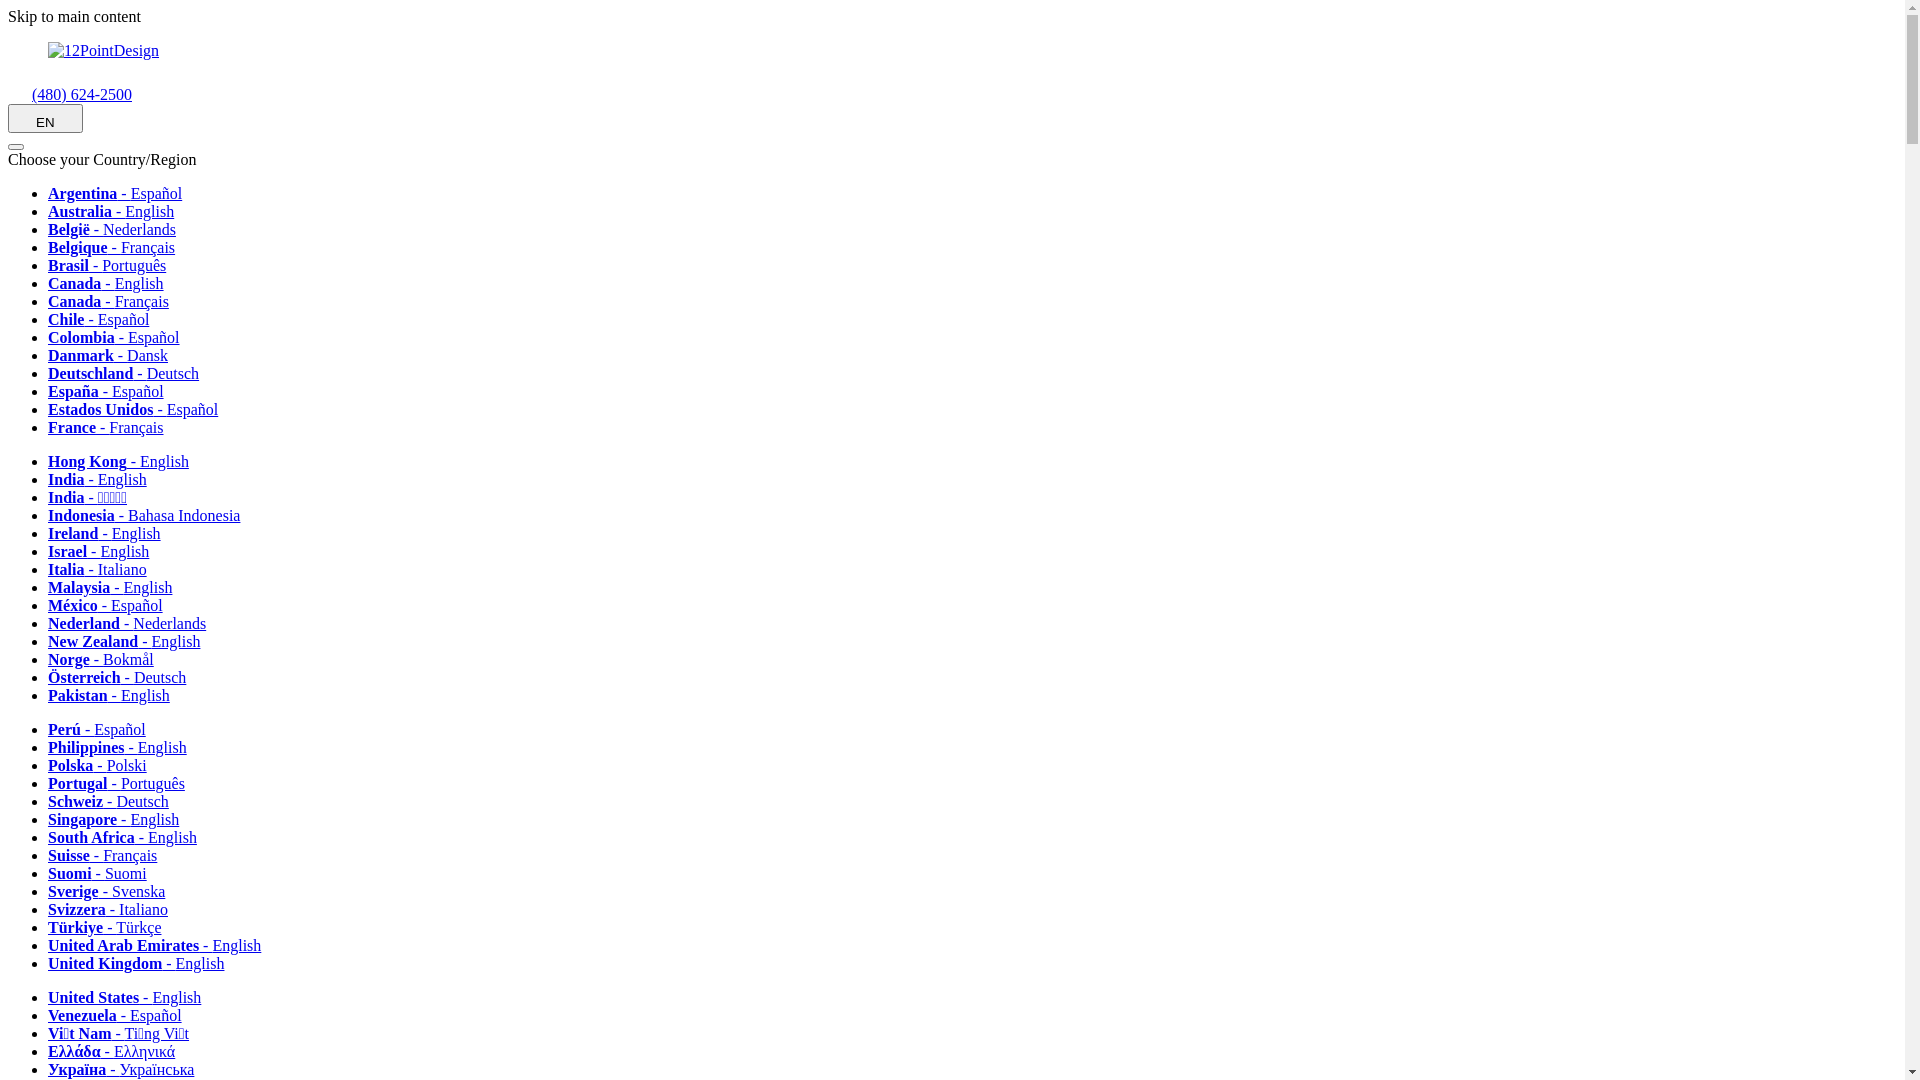 The width and height of the screenshot is (1920, 1080). Describe the element at coordinates (48, 890) in the screenshot. I see `'Sverige - Svenska'` at that location.